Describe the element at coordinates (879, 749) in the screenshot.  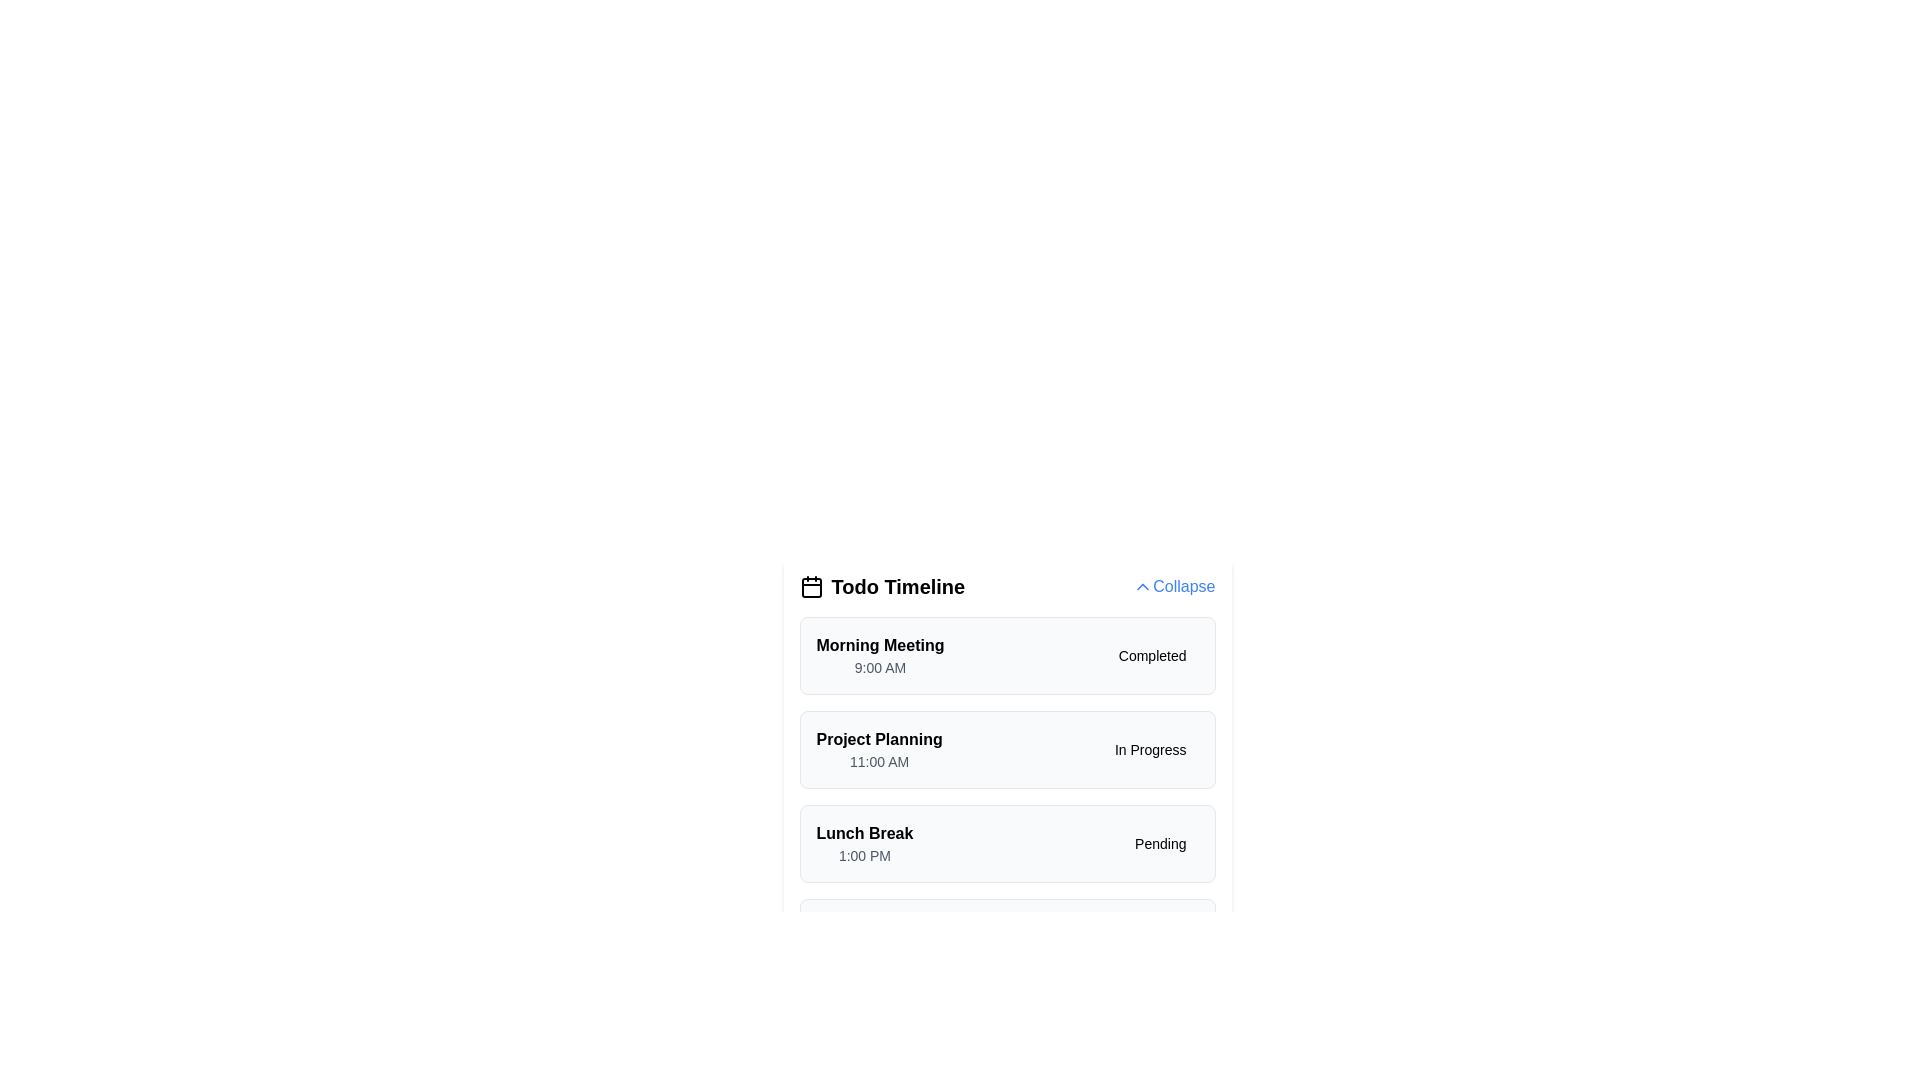
I see `the 'Project Planning' text display element that has a bold title and a subtitle, located in the second card of the vertical list` at that location.